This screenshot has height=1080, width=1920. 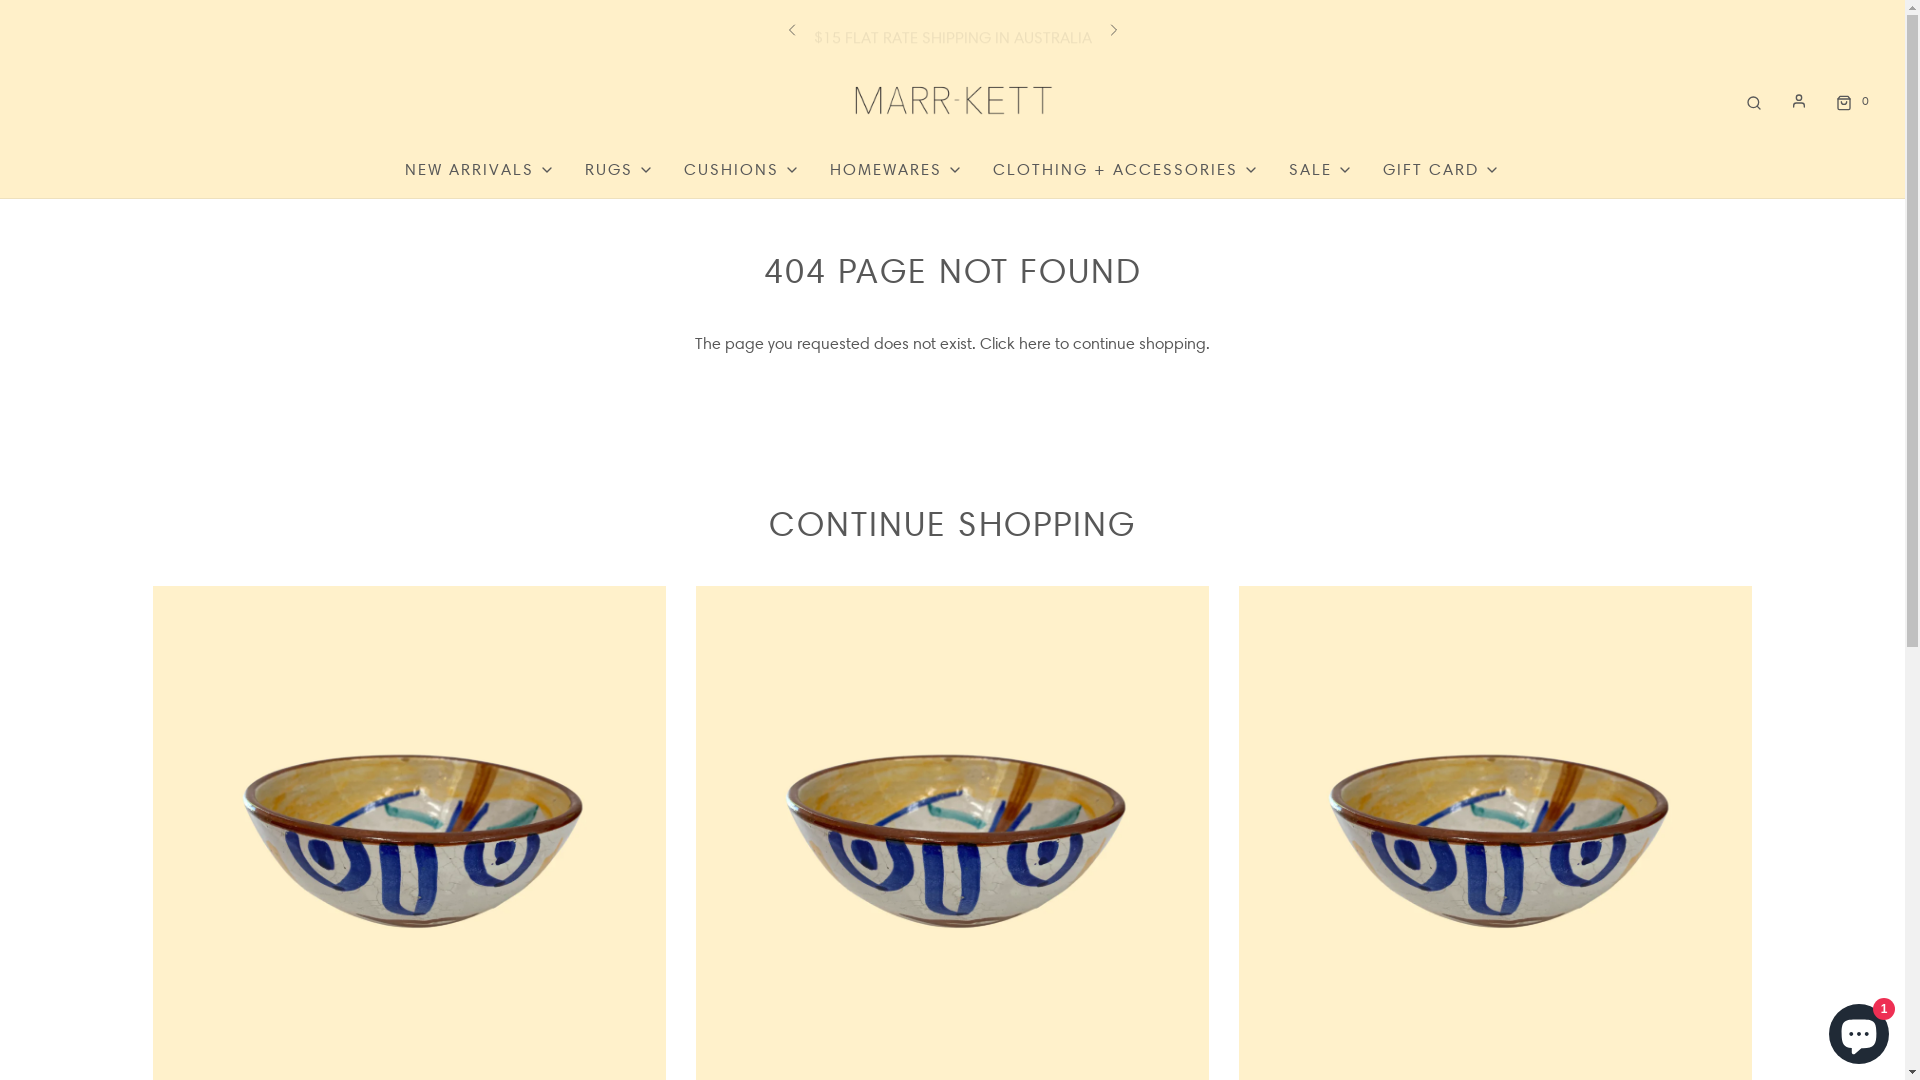 What do you see at coordinates (480, 168) in the screenshot?
I see `'NEW ARRIVALS'` at bounding box center [480, 168].